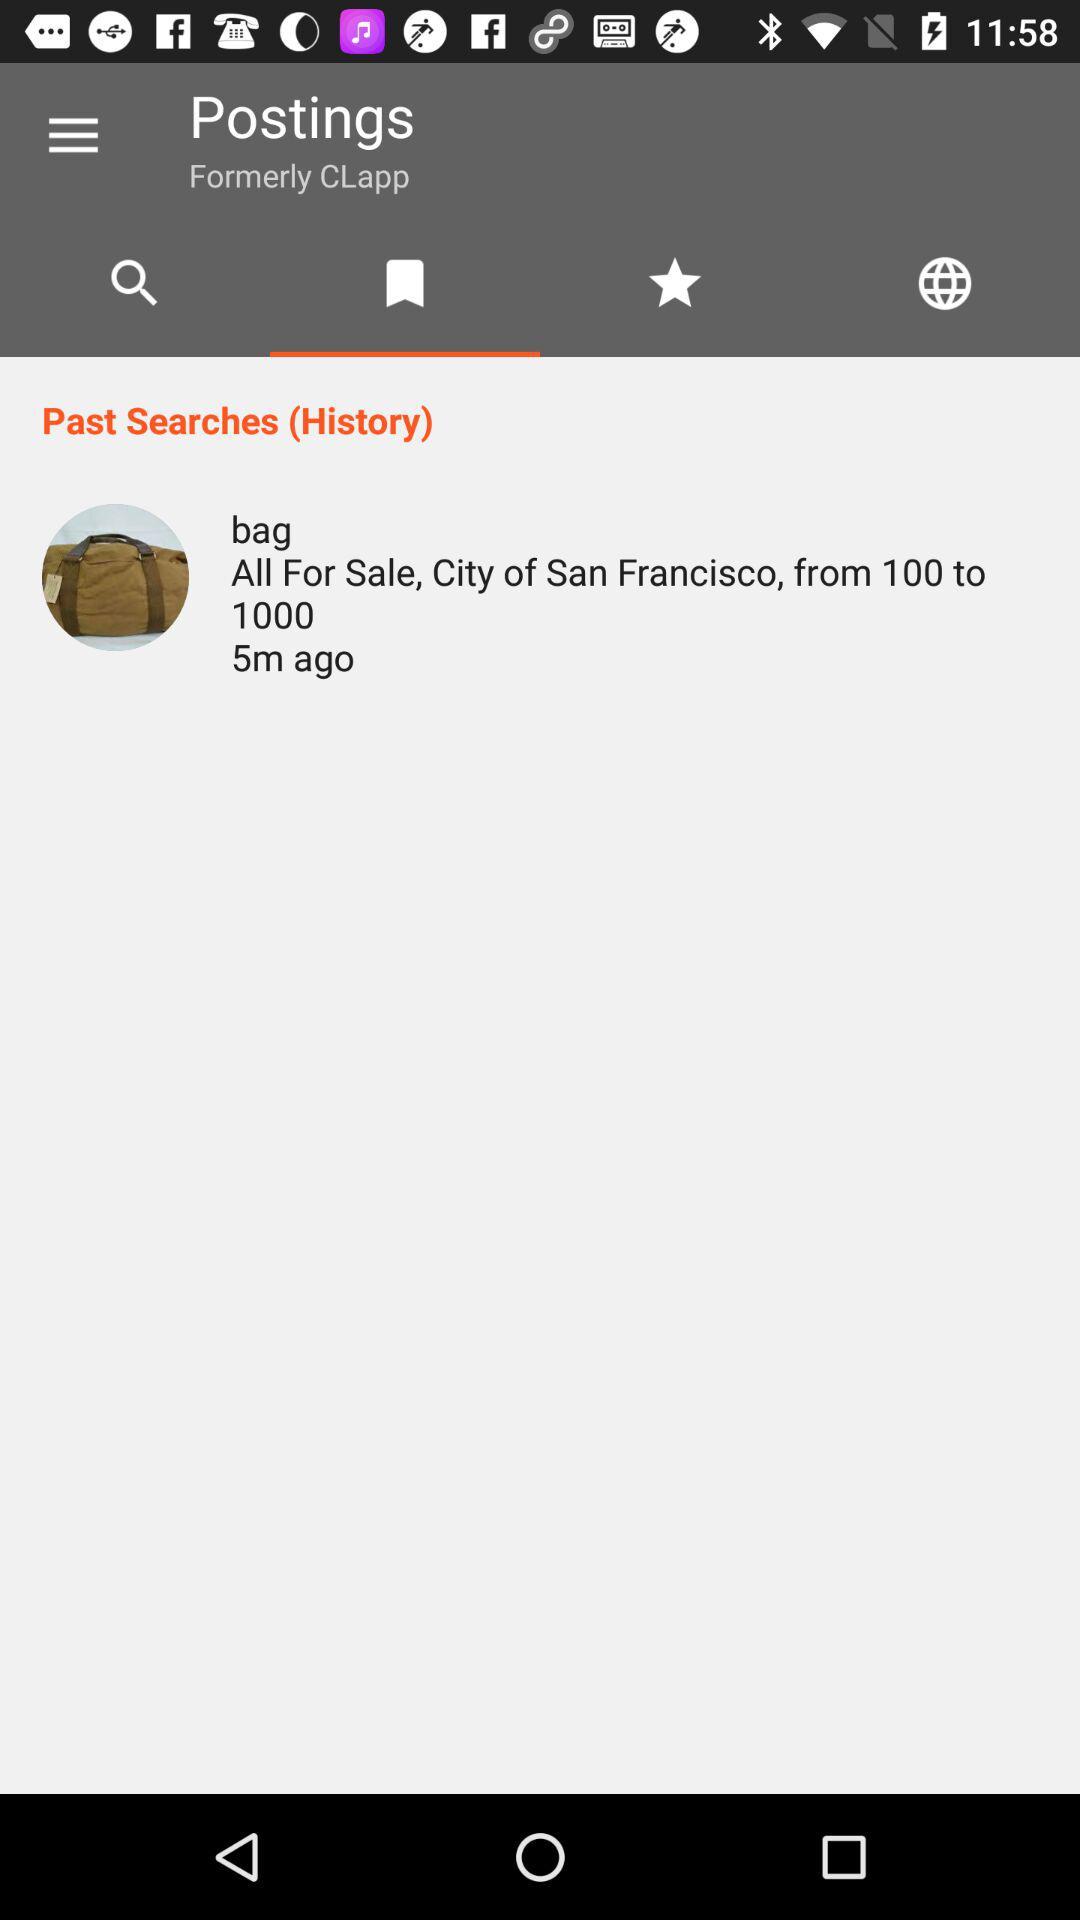  Describe the element at coordinates (115, 576) in the screenshot. I see `icon to the left of bag all for` at that location.